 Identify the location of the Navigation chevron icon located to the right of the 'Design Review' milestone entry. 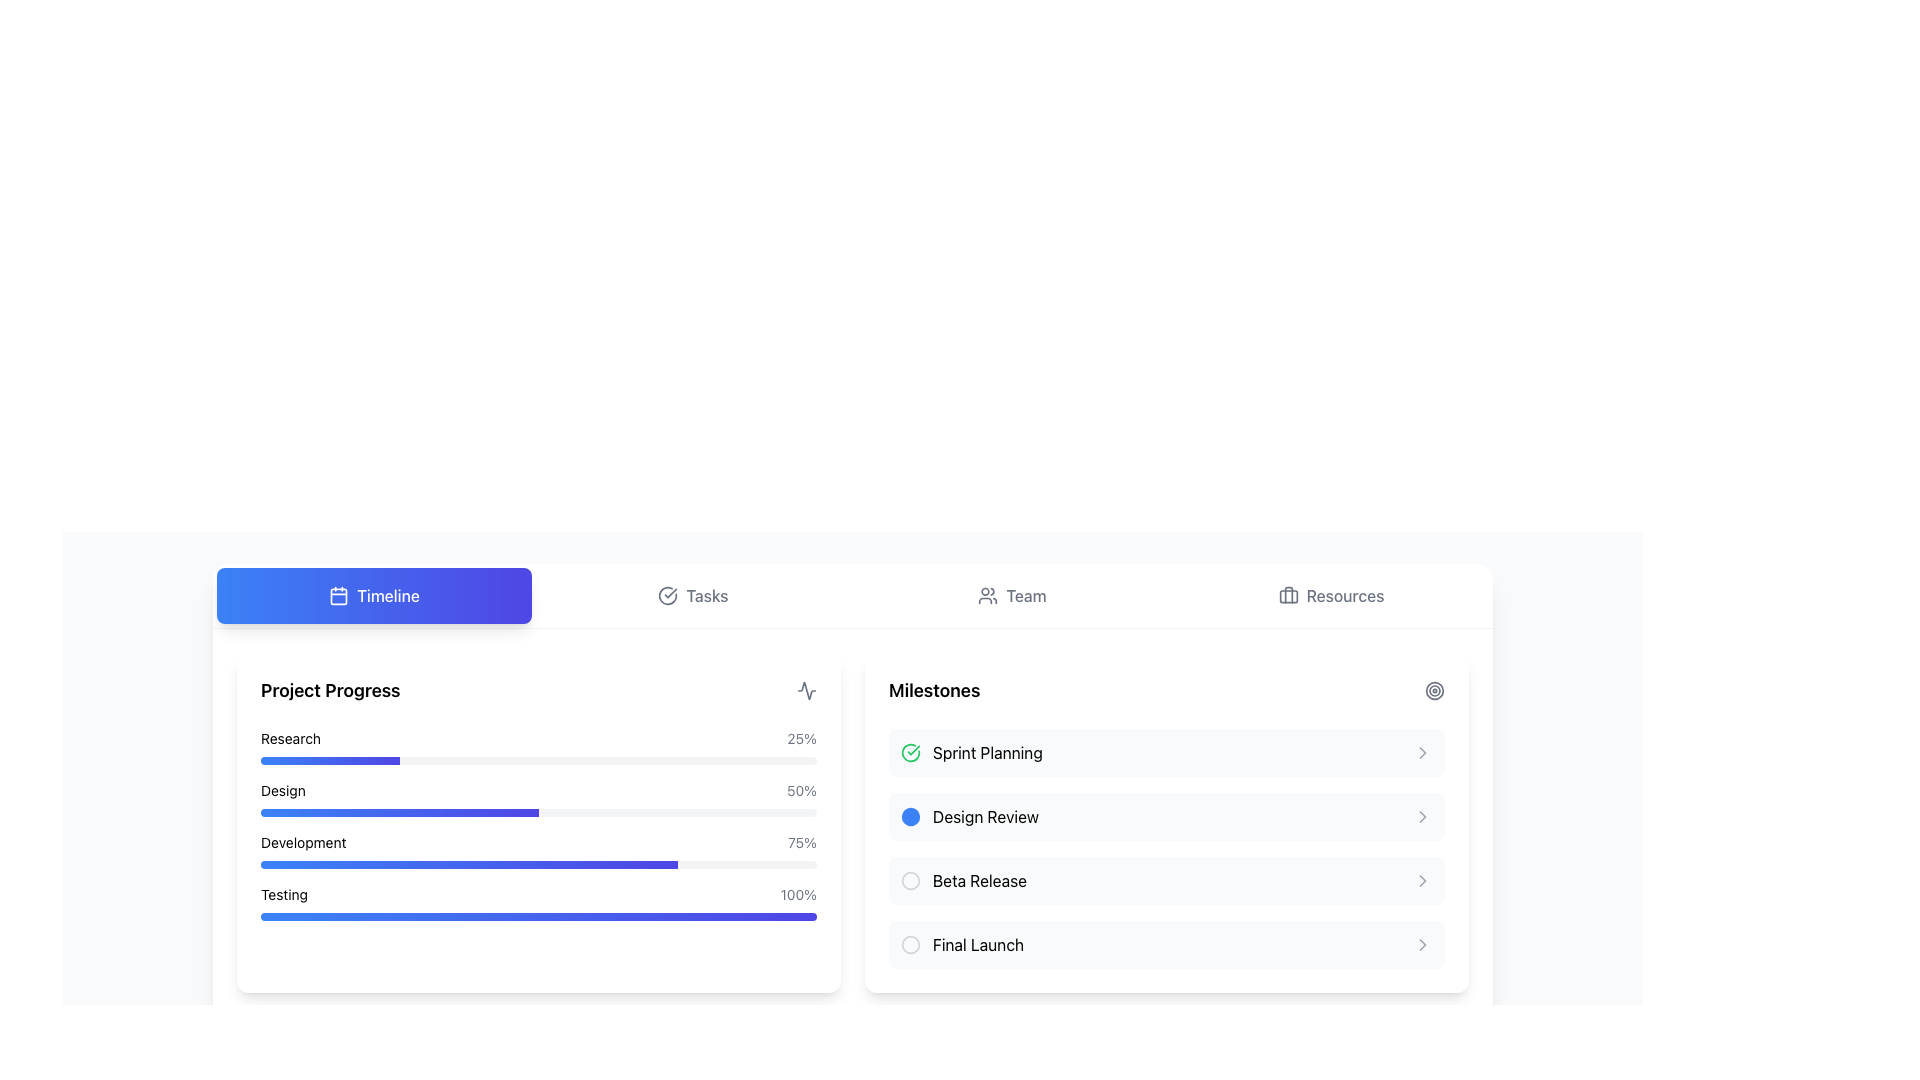
(1421, 817).